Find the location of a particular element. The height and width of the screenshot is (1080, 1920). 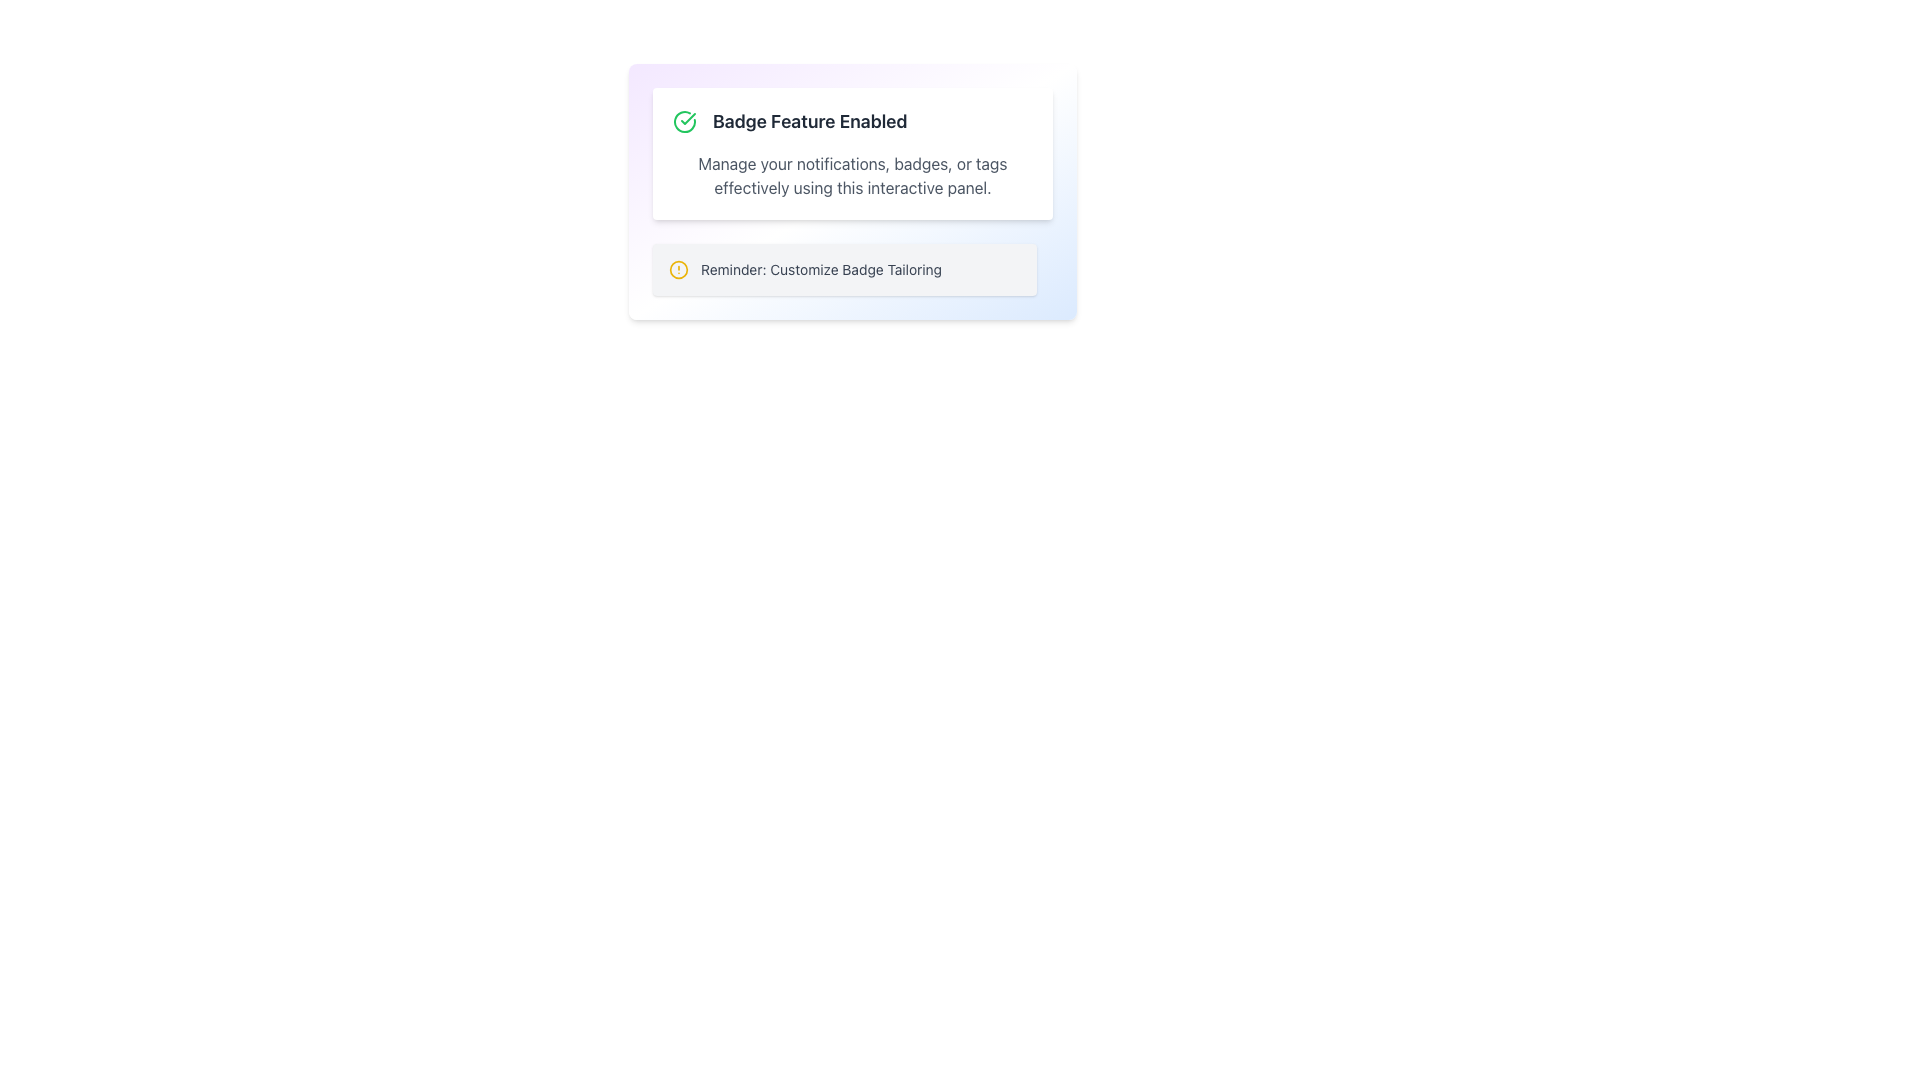

the text label that conveys the status of the 'Badge Feature' being enabled, positioned to the right of a green checkmark icon in the upper section of the interface is located at coordinates (810, 122).